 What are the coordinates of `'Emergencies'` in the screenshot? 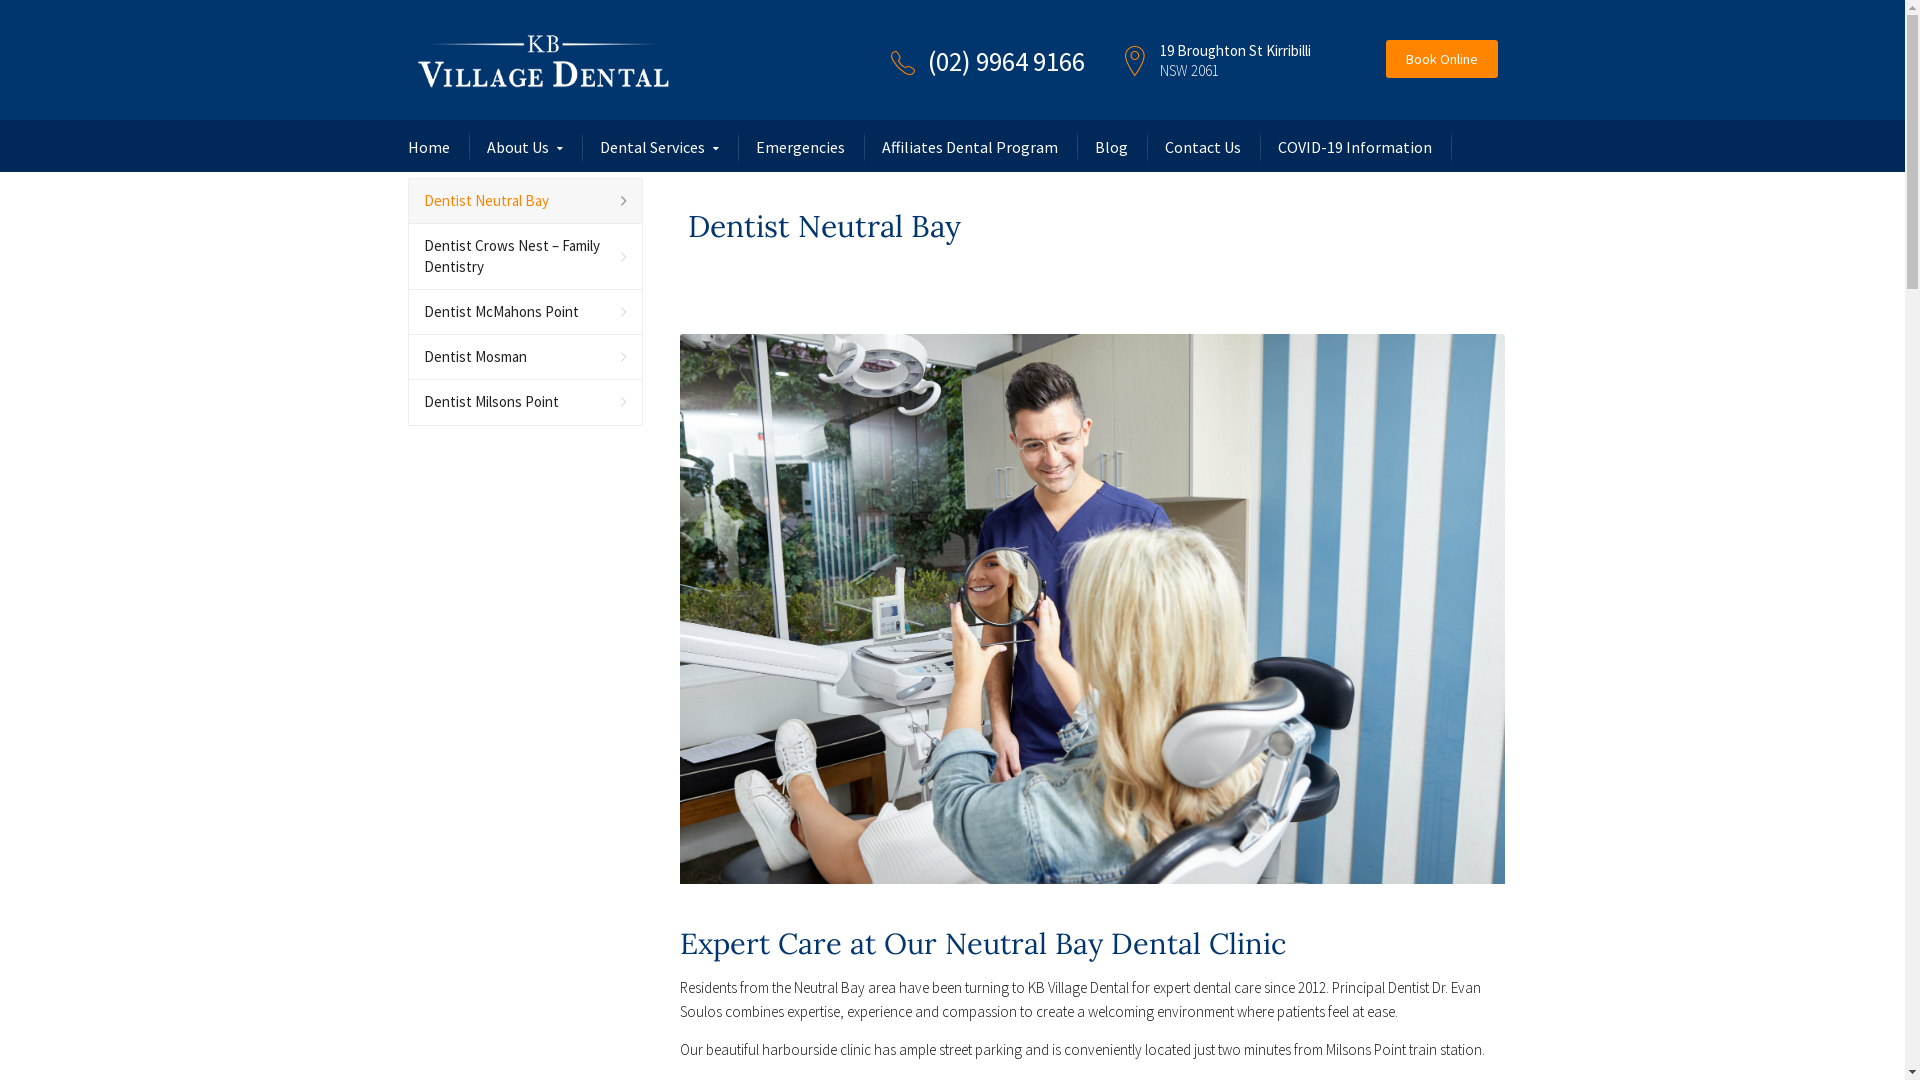 It's located at (754, 145).